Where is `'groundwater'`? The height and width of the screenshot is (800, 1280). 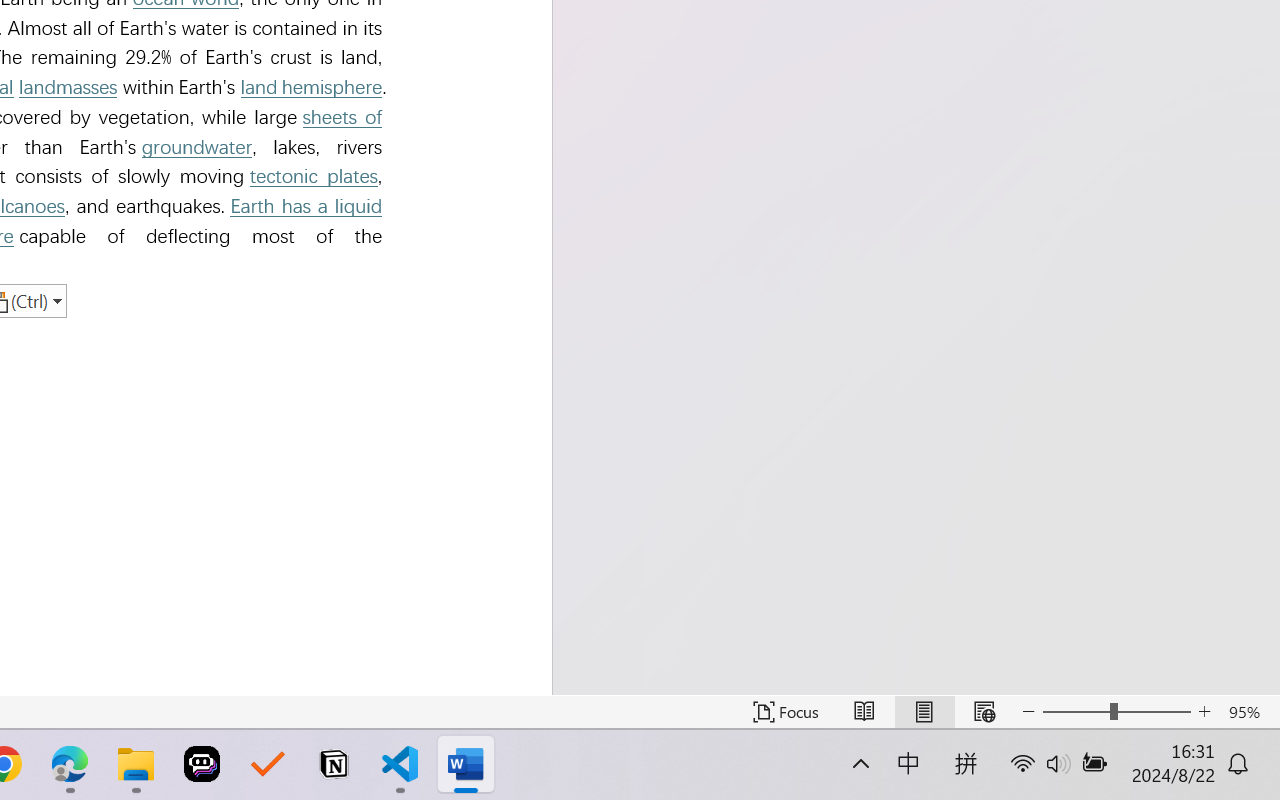
'groundwater' is located at coordinates (197, 147).